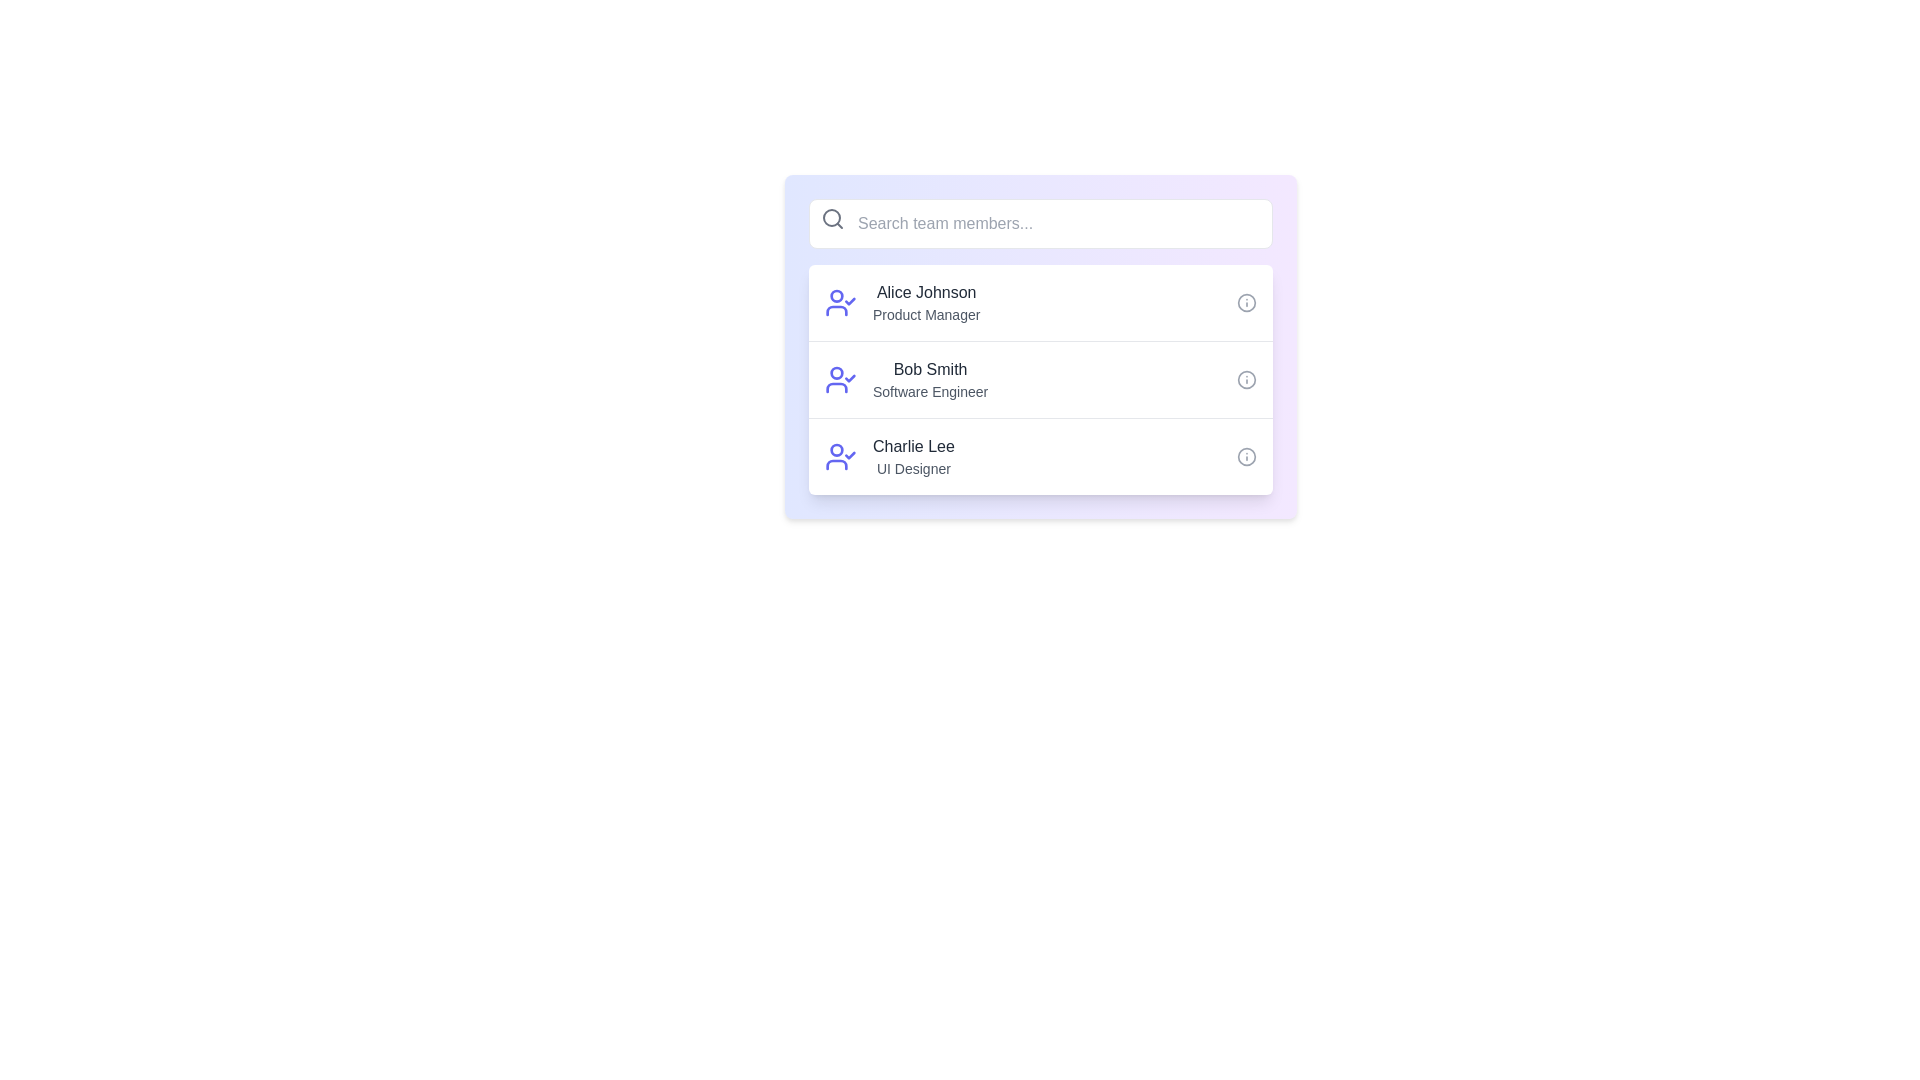 The width and height of the screenshot is (1920, 1080). Describe the element at coordinates (840, 303) in the screenshot. I see `the status represented by the user profile icon with a checkmark, styled in indigo color, located to the left of the text 'Alice Johnson Product Manager'` at that location.